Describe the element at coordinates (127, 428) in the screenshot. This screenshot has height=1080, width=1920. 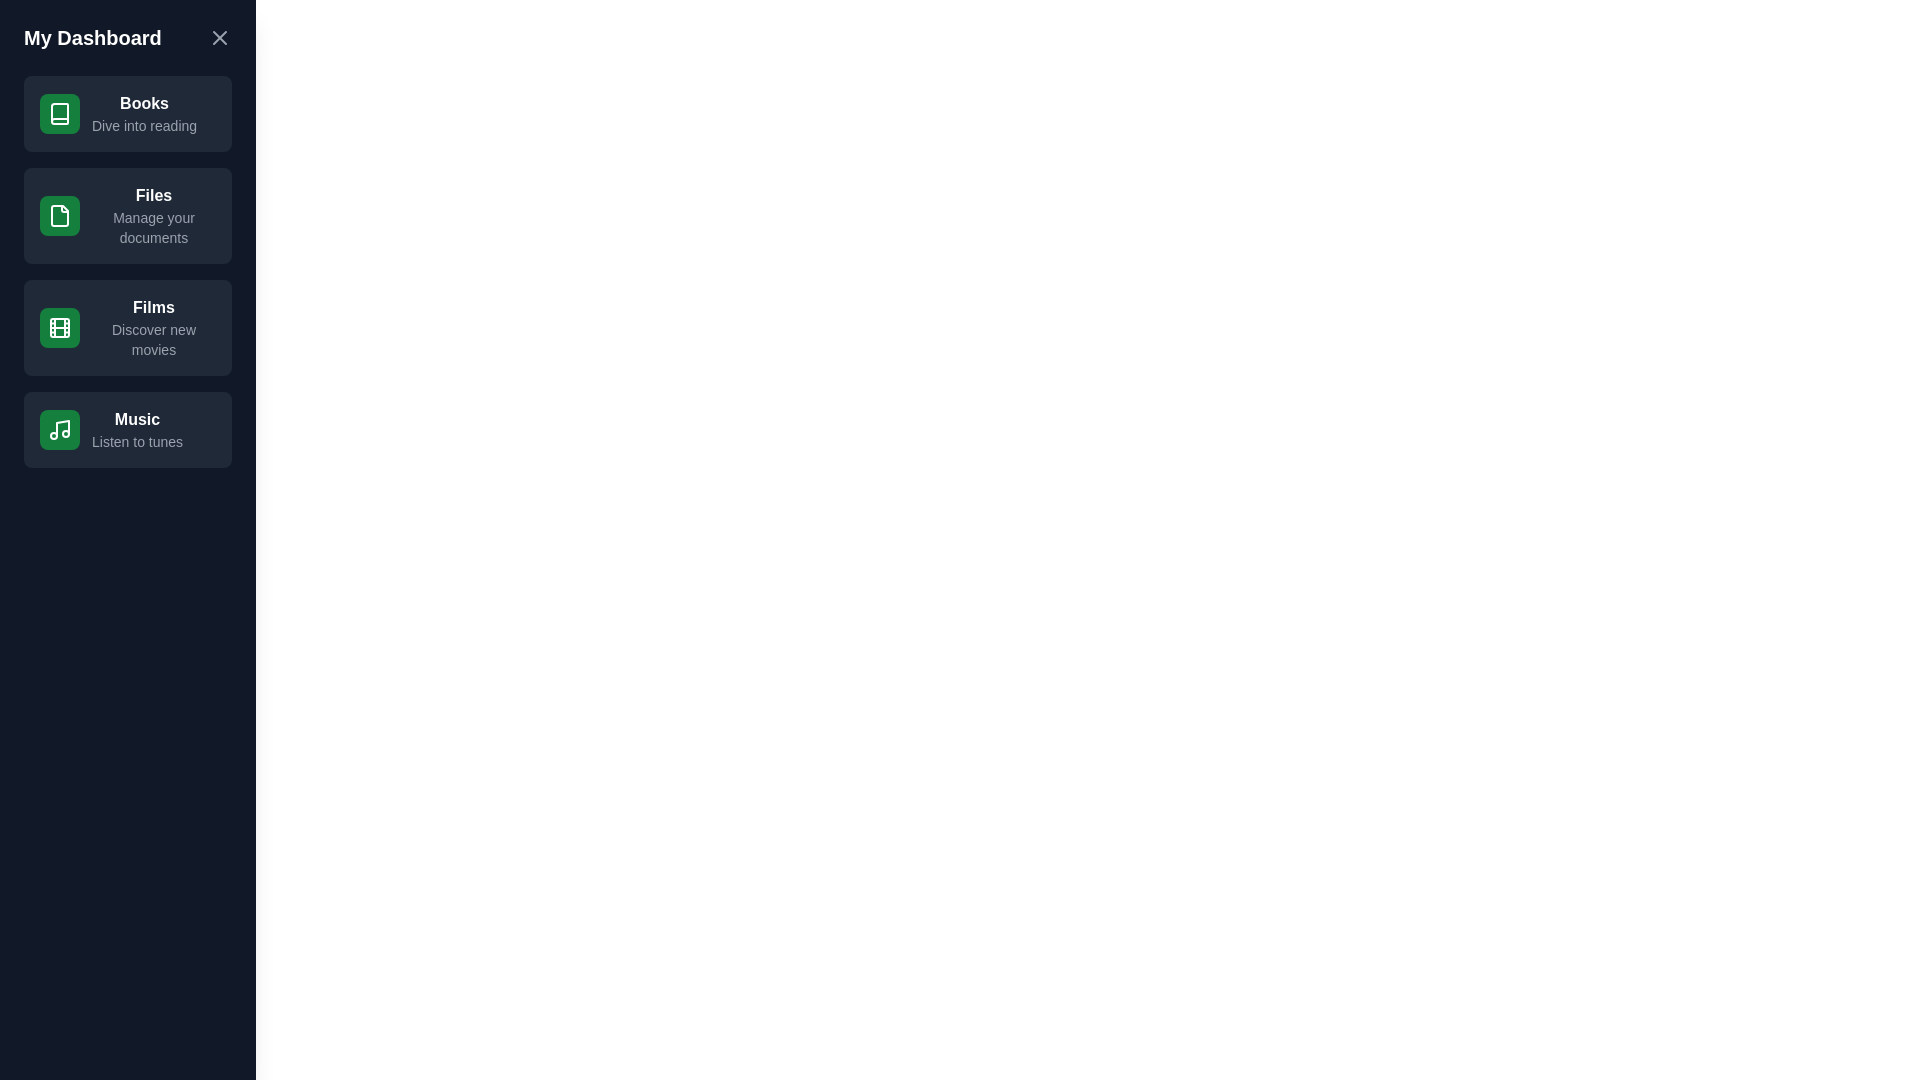
I see `the 'Music' item in the drawer to navigate to the 'Music' section` at that location.